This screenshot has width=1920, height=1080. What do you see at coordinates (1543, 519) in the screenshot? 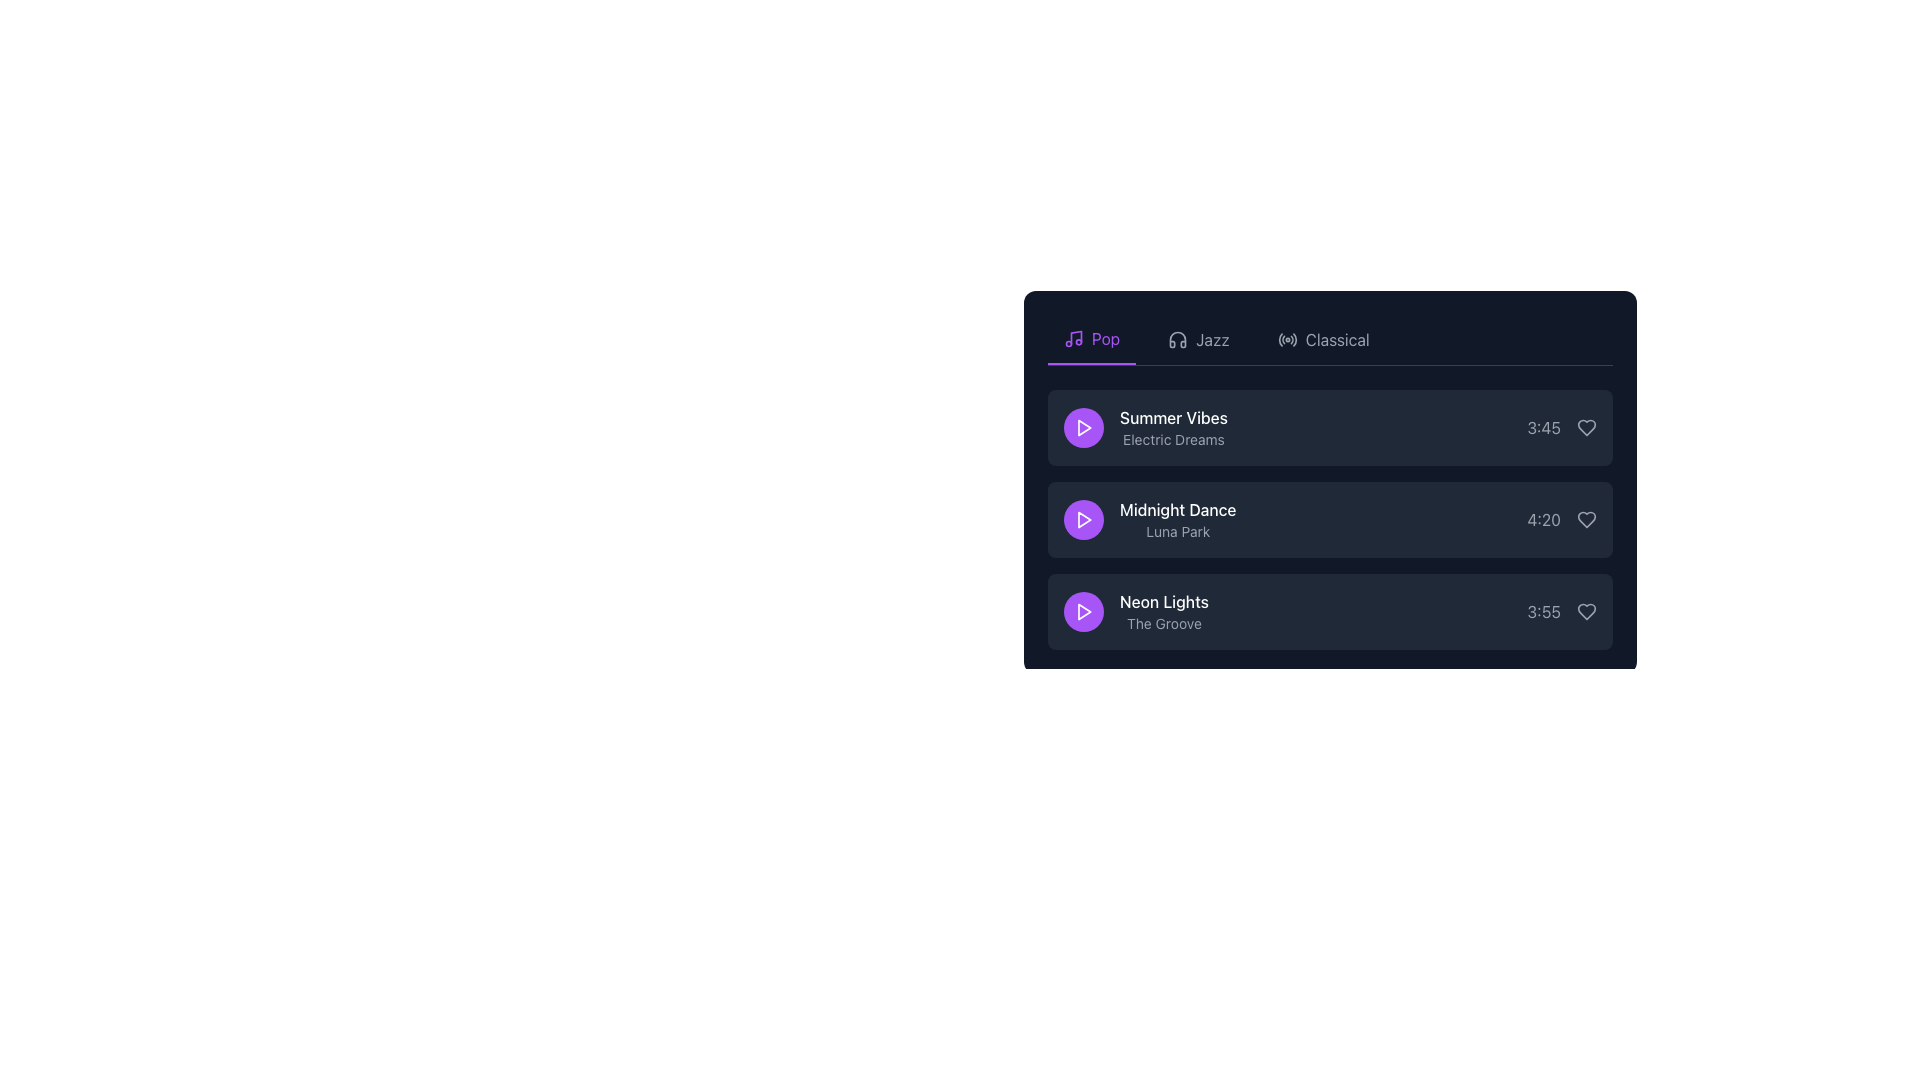
I see `the duration text of the music track 'Midnight Dance', located in the second row of the track list, just before the heart icon` at bounding box center [1543, 519].